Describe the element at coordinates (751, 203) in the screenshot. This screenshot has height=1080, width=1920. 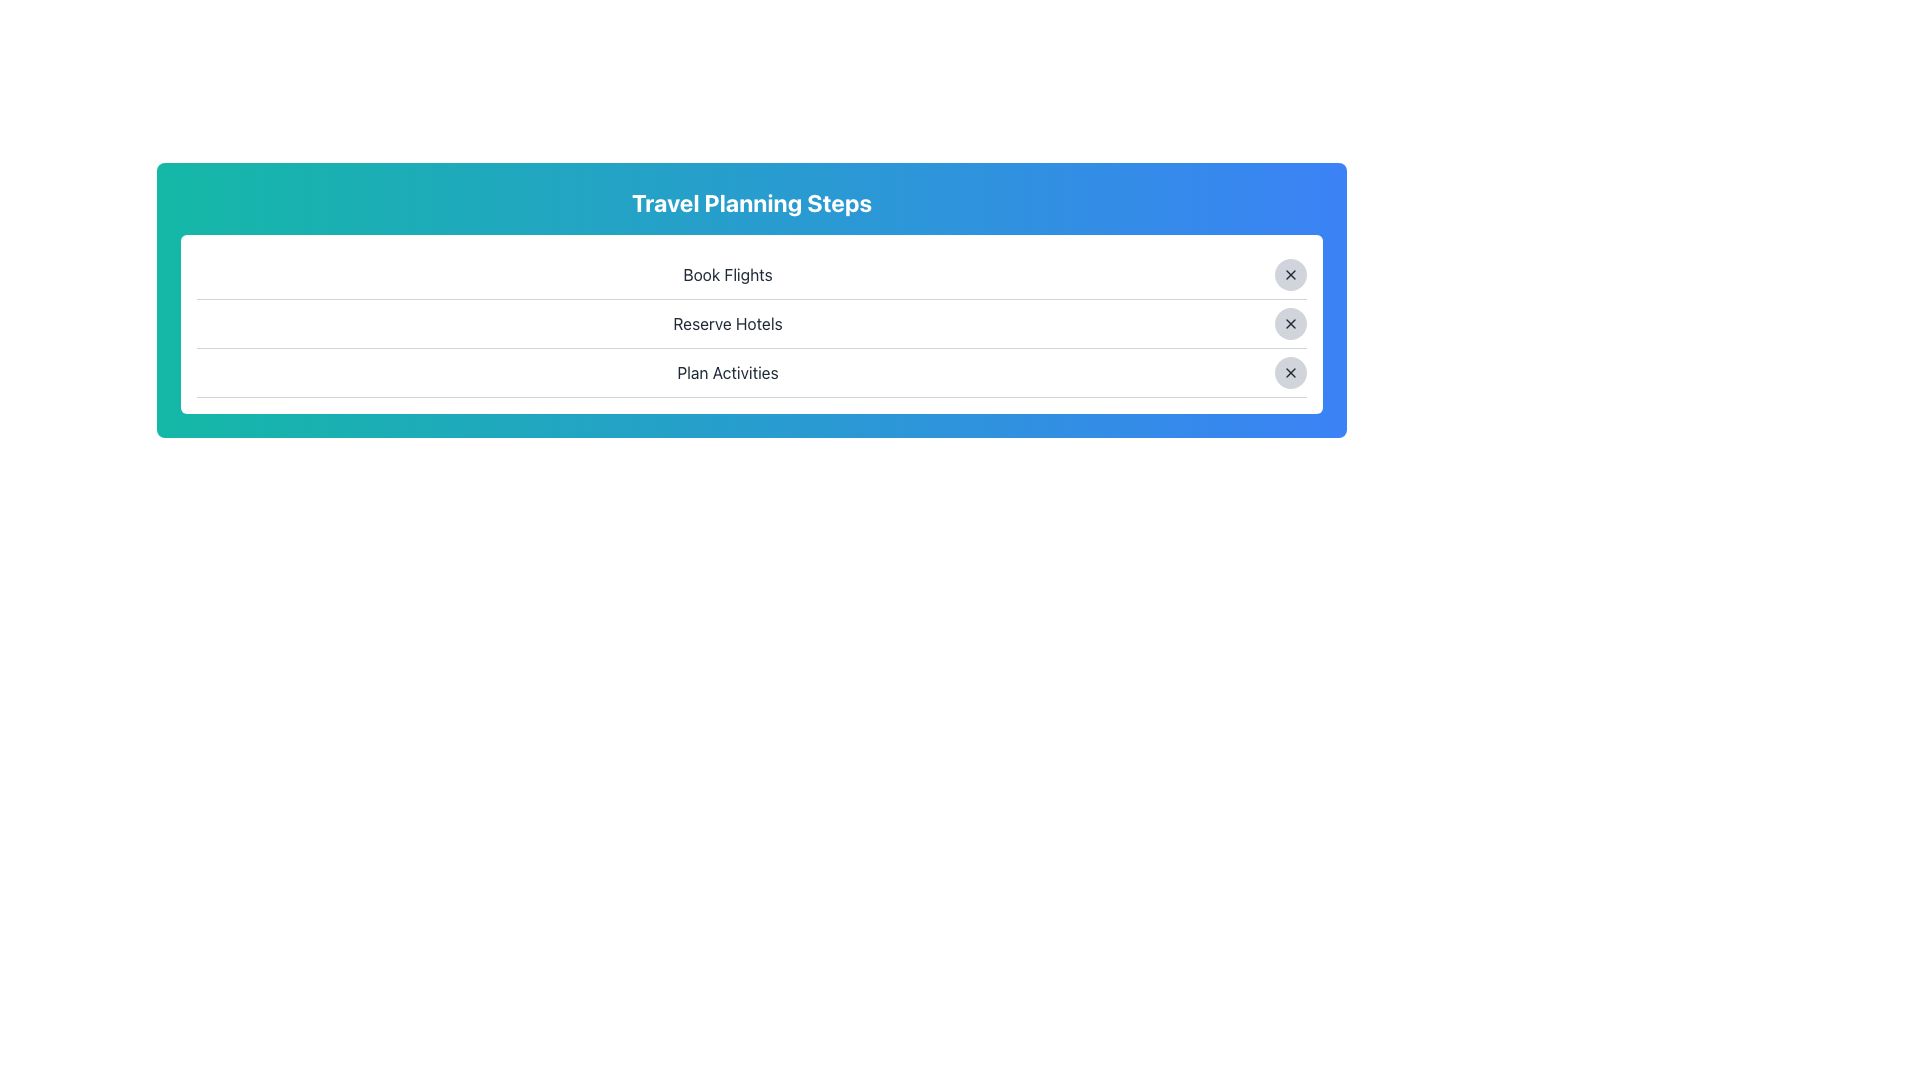
I see `the prominently styled header displaying the text 'Travel Planning Steps', which is centrally located above the steps in a rounded rectangle with a gradient background` at that location.